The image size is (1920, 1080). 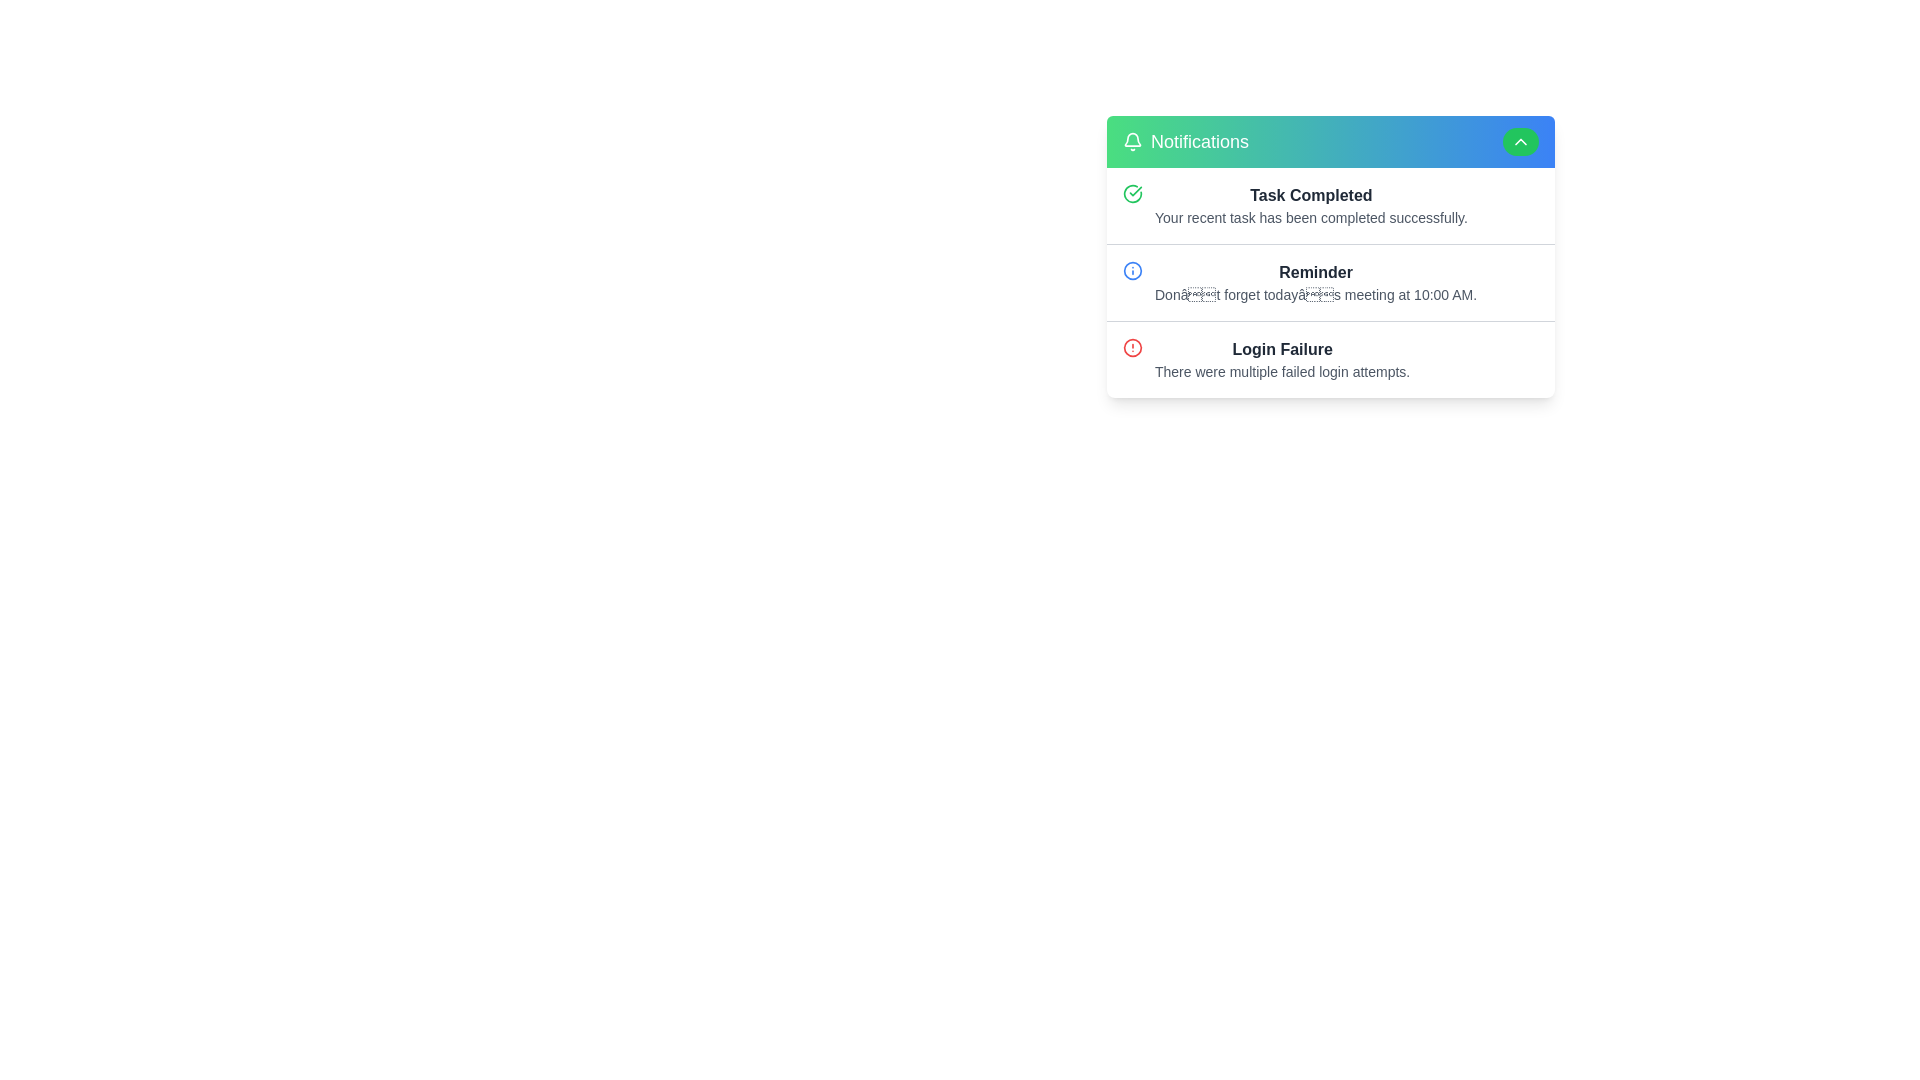 What do you see at coordinates (1520, 141) in the screenshot?
I see `the interactive button located at the top-right corner of the 'Notifications' header section` at bounding box center [1520, 141].